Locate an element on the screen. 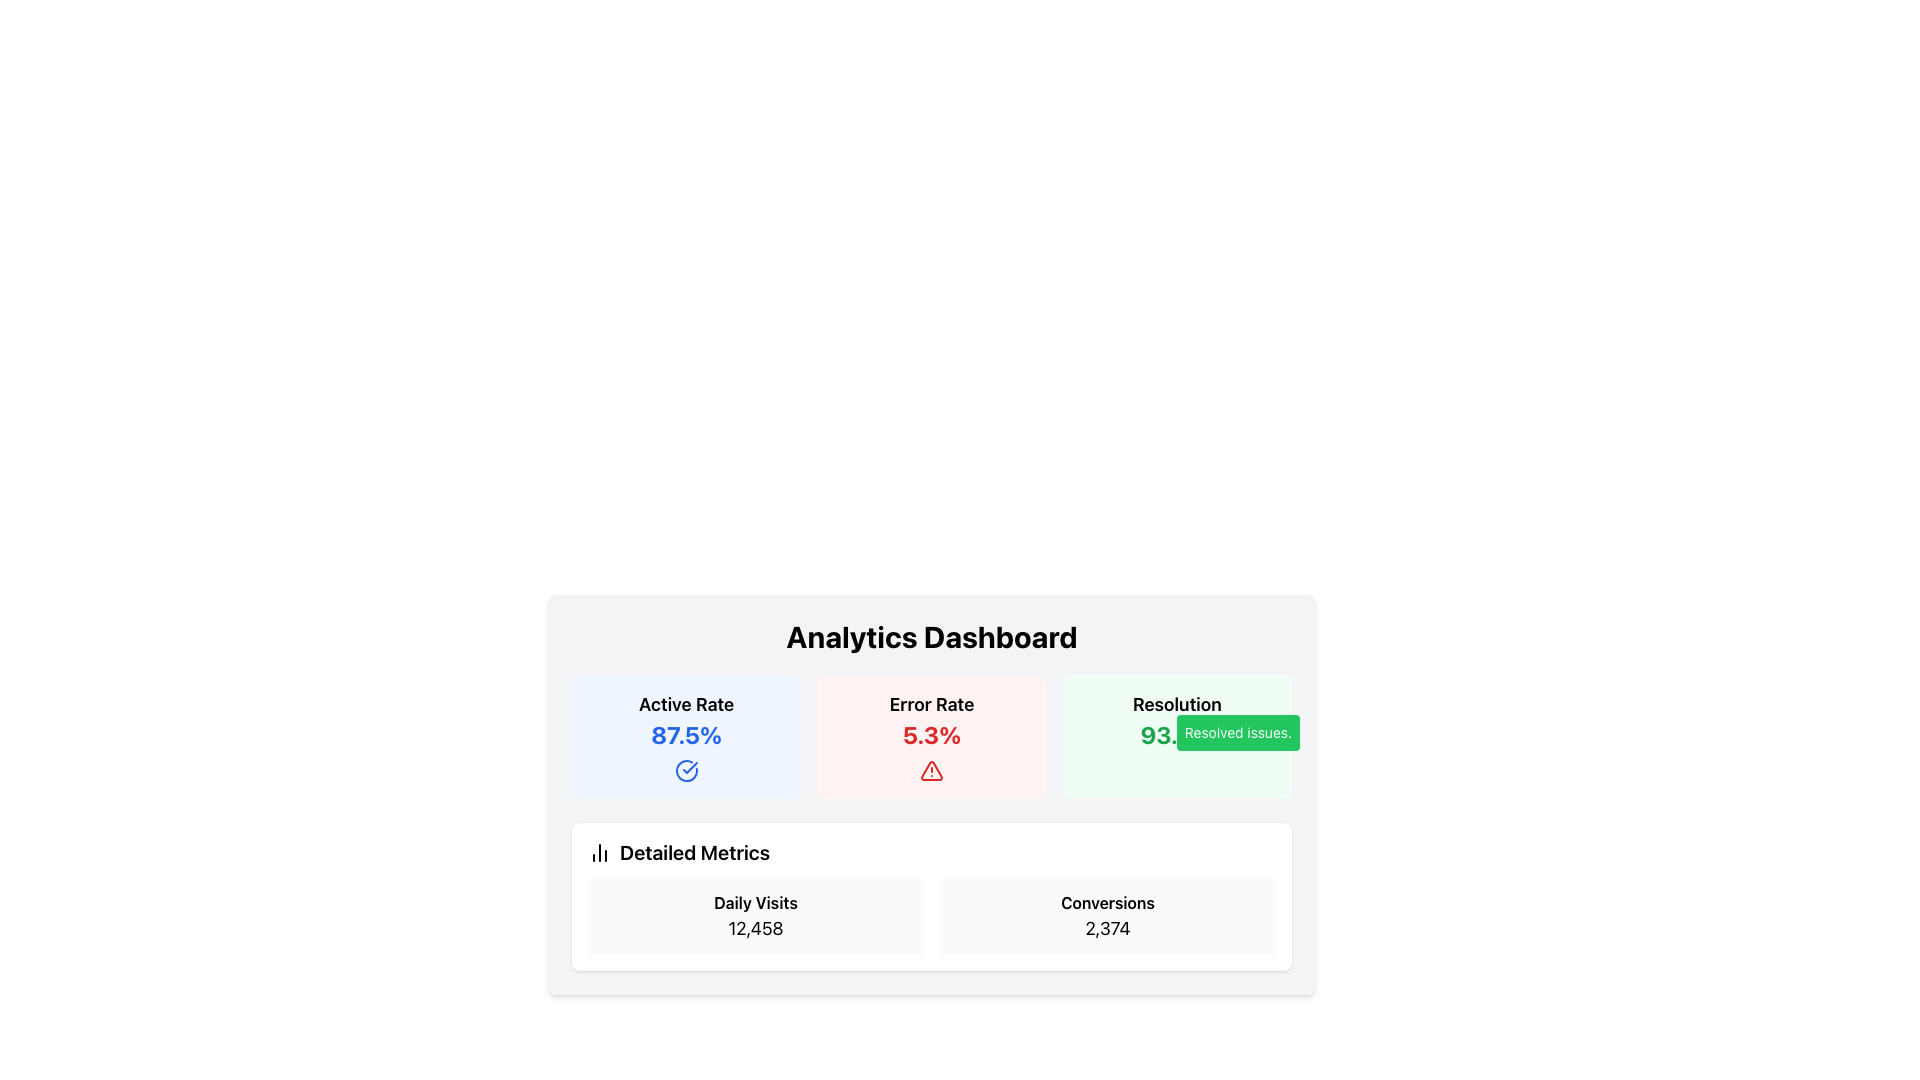  the warning graphic icon in the 'Error Rate' section, which indicates an issue requiring user attention is located at coordinates (930, 770).